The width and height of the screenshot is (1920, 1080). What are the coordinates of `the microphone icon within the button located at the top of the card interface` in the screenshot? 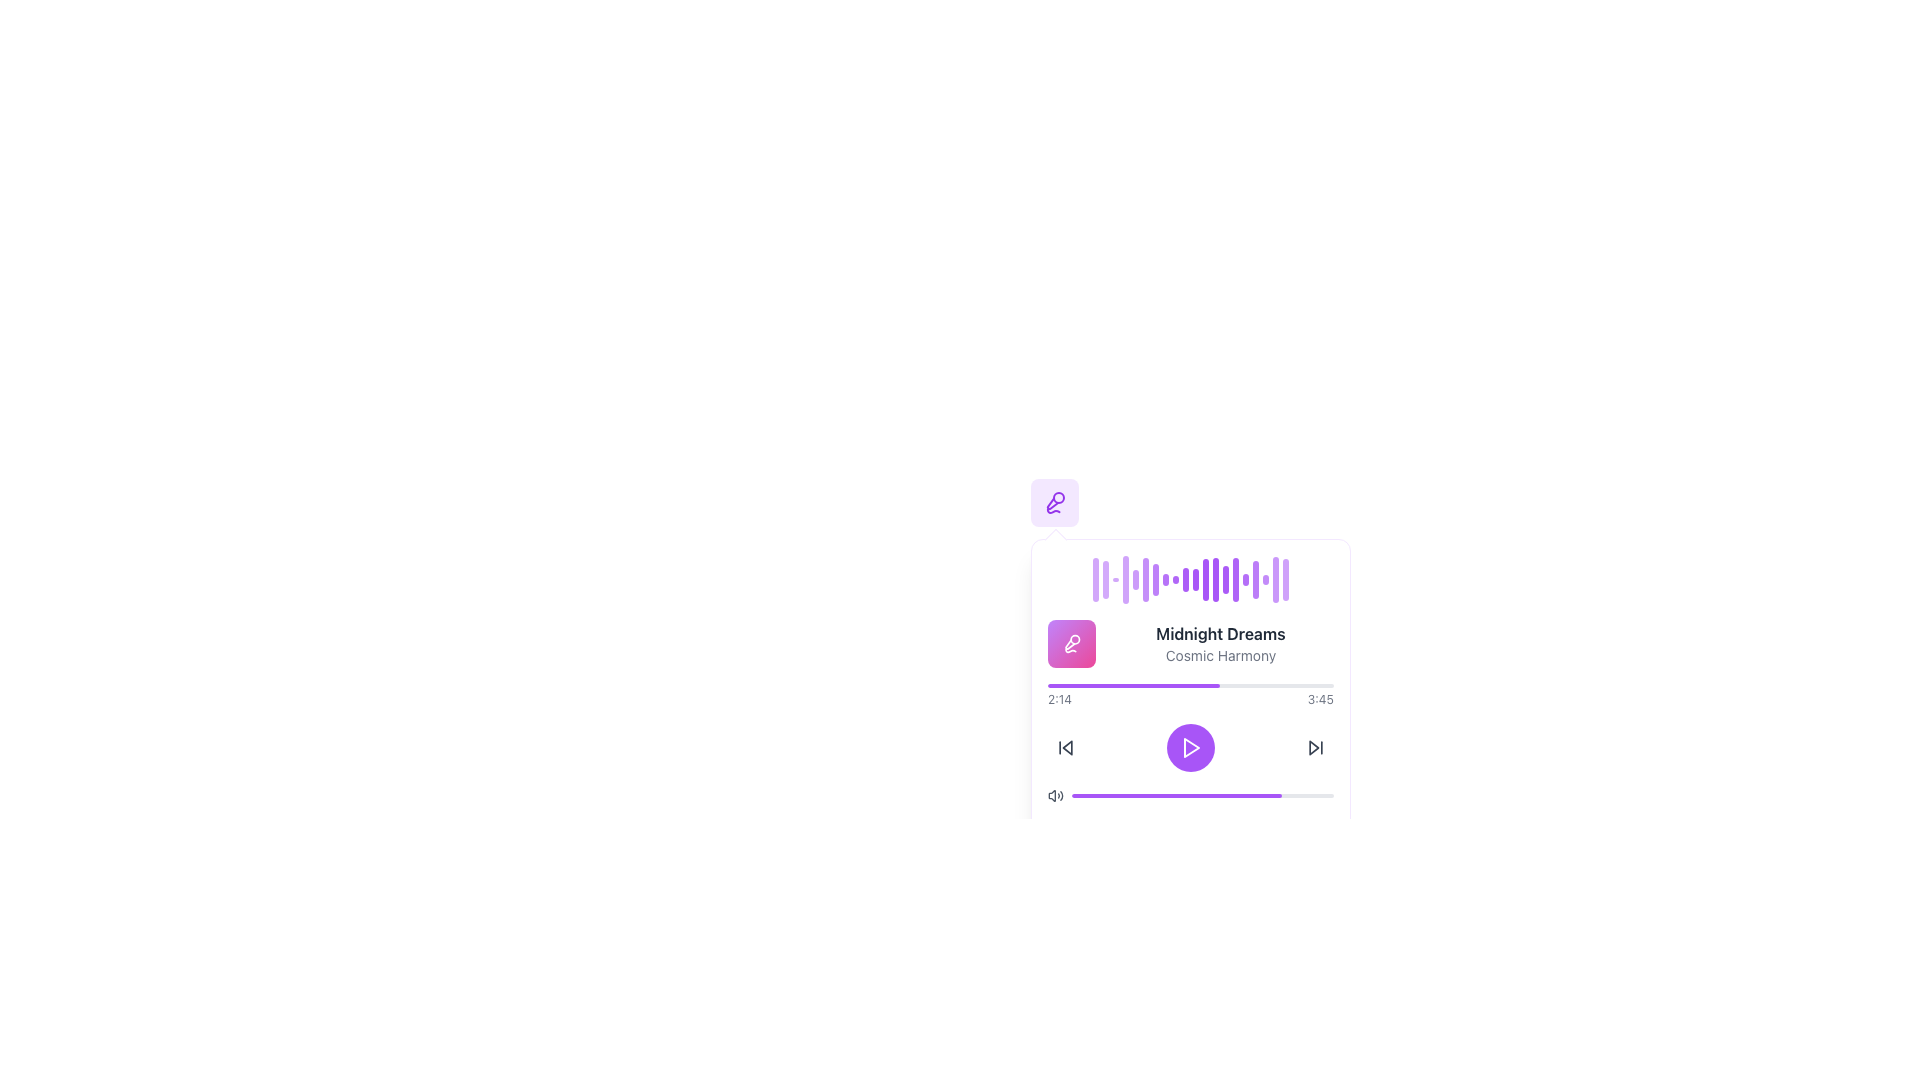 It's located at (1070, 644).